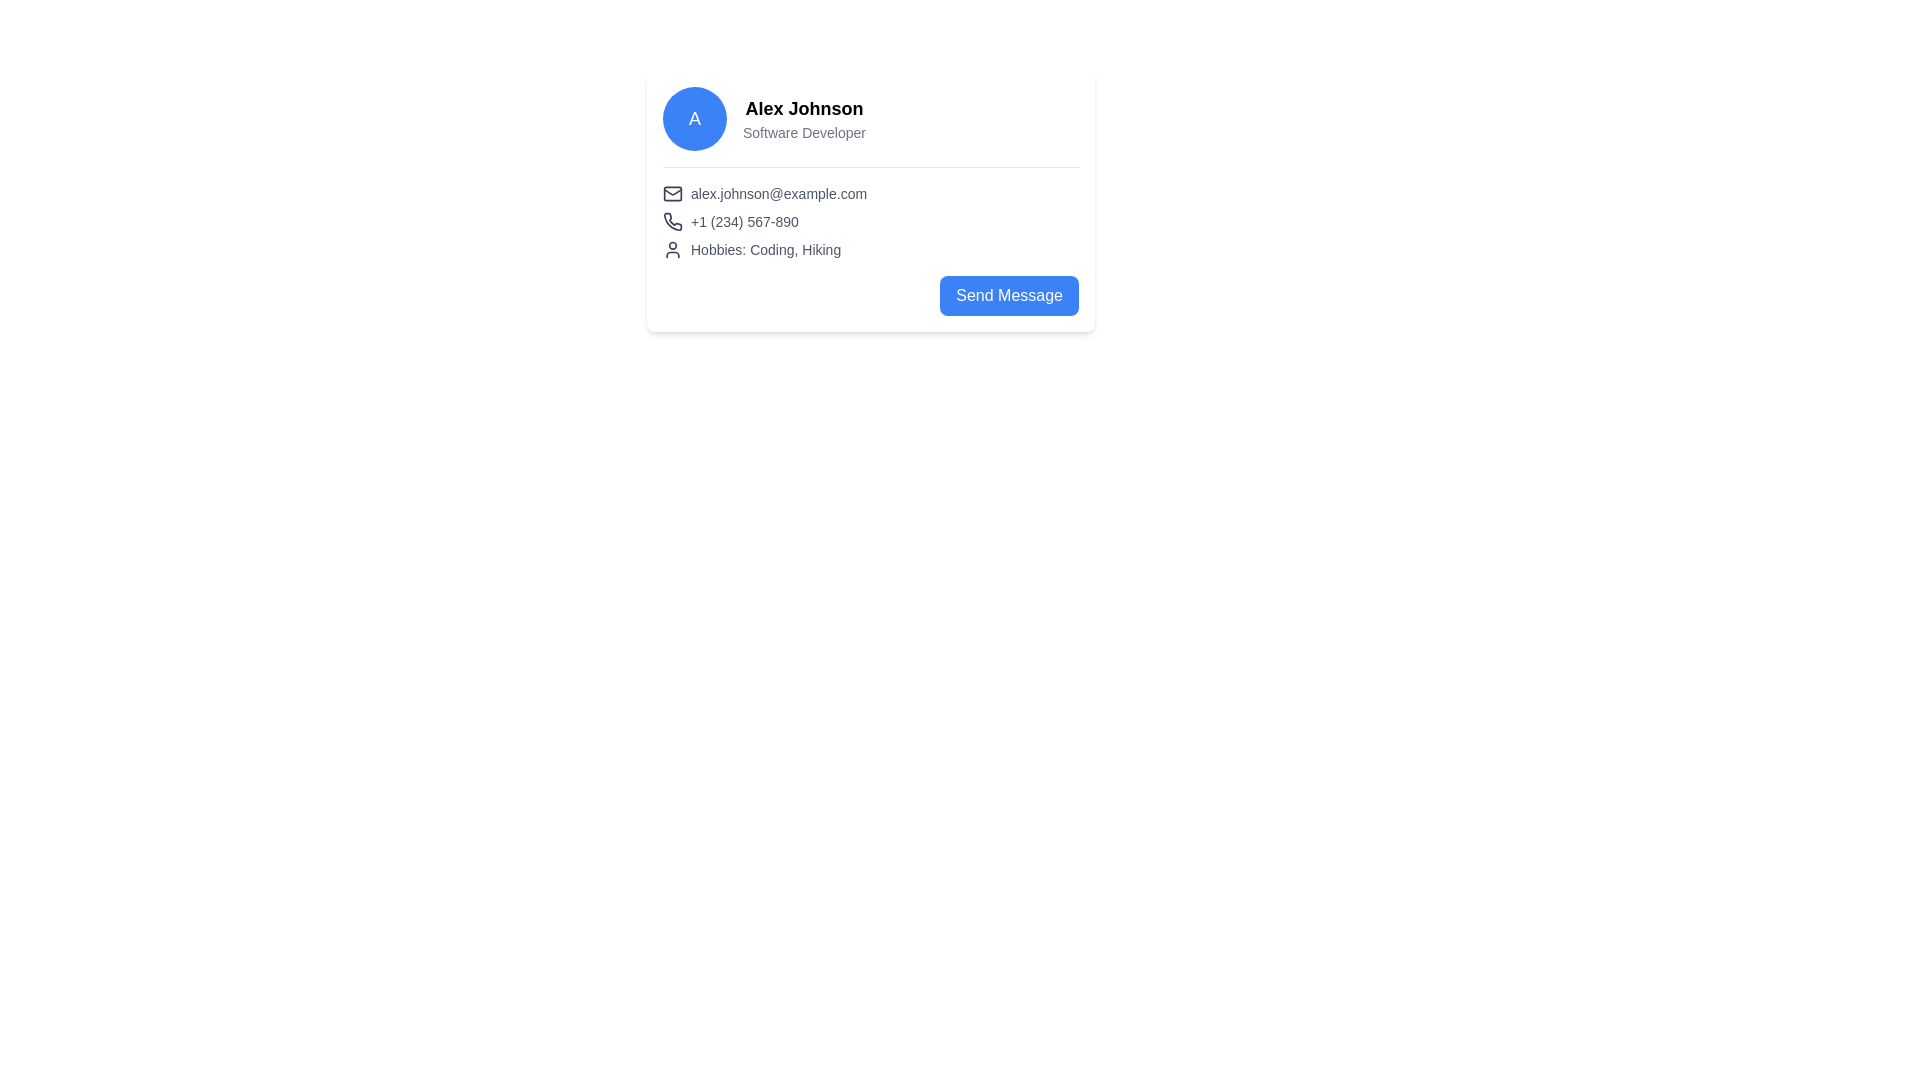 Image resolution: width=1920 pixels, height=1080 pixels. What do you see at coordinates (1009, 296) in the screenshot?
I see `the 'Send Message' button located at the bottom right of the user profile card` at bounding box center [1009, 296].